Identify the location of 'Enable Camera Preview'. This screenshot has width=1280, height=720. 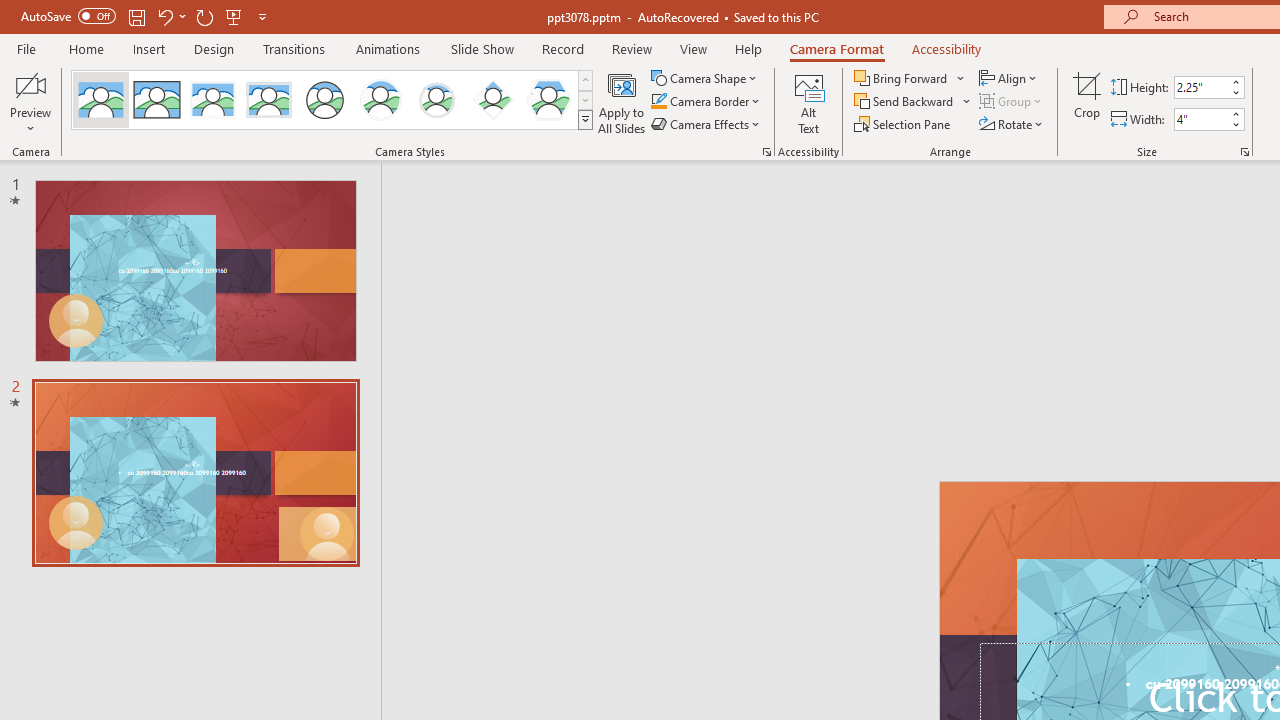
(30, 84).